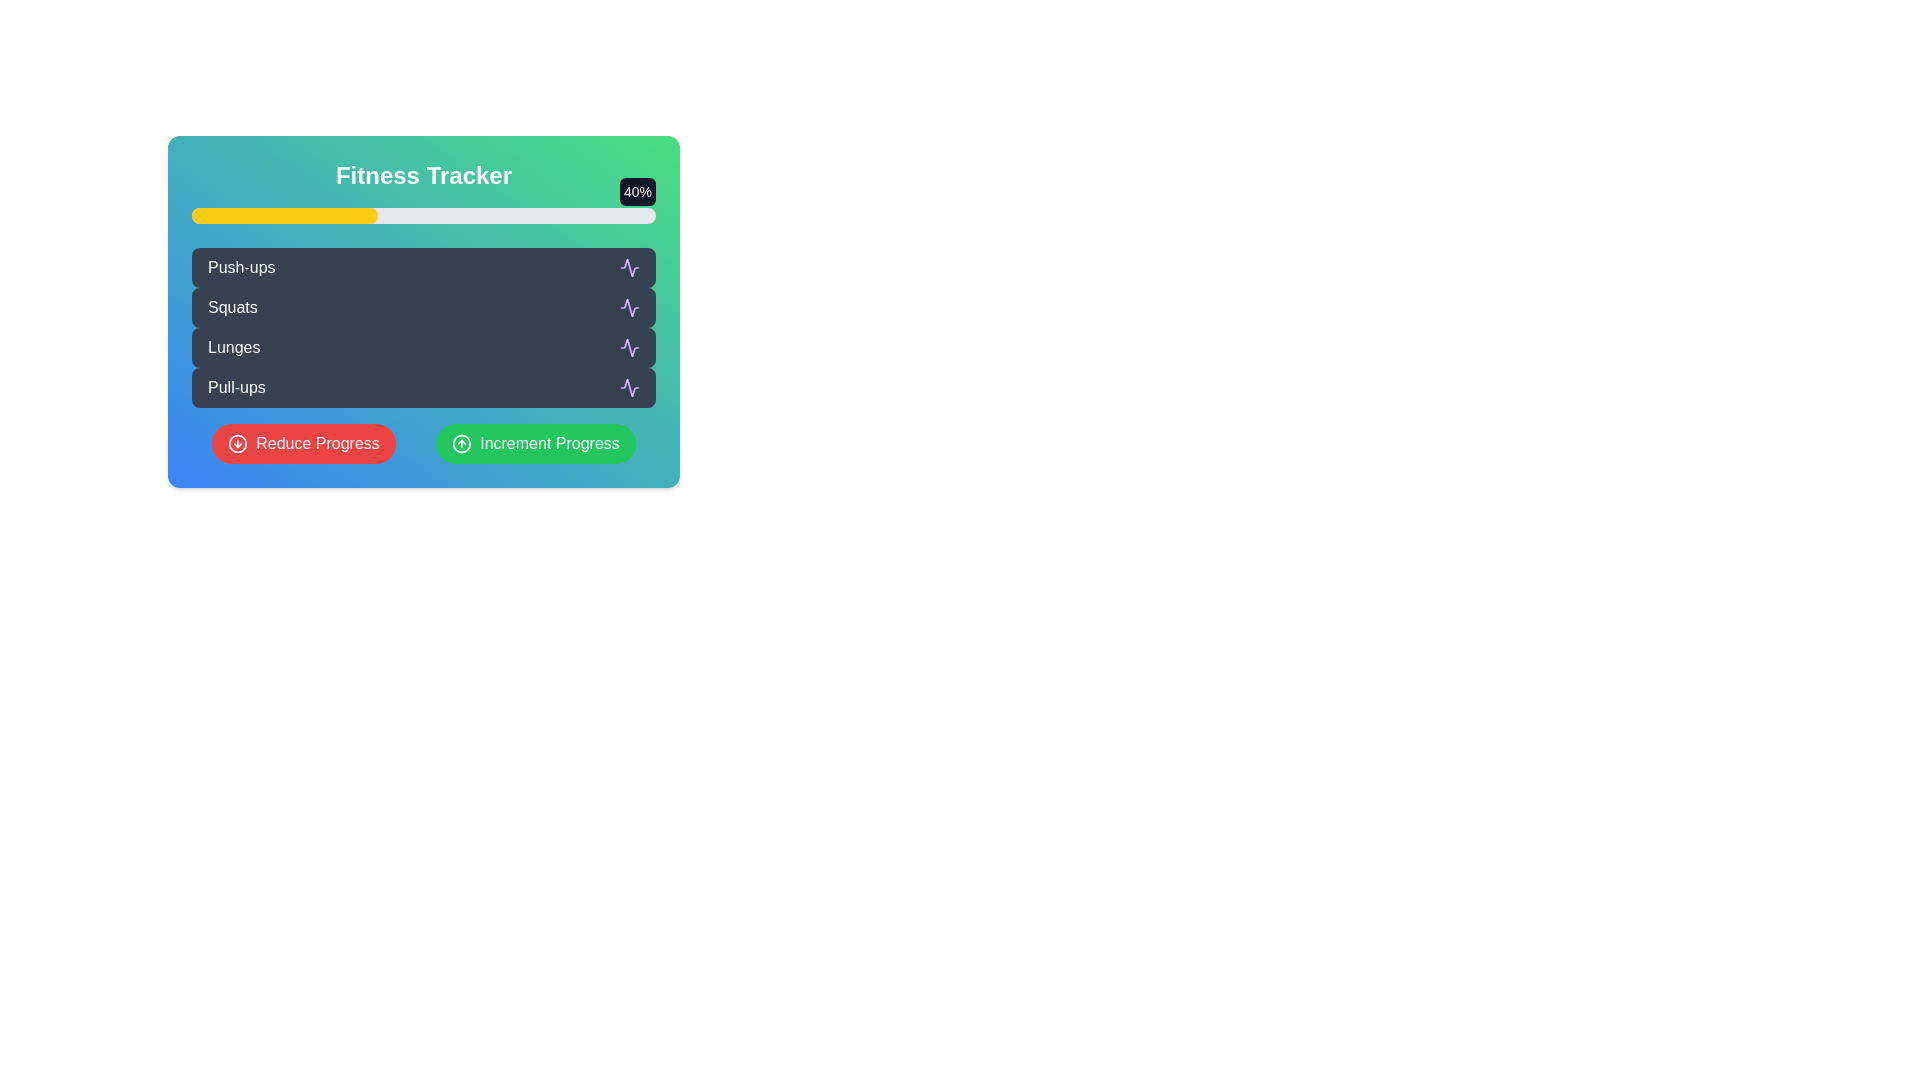  What do you see at coordinates (461, 442) in the screenshot?
I see `the central circular part of the 'Increment Progress' button, which visually enhances the user interface and represents the increment functionality` at bounding box center [461, 442].